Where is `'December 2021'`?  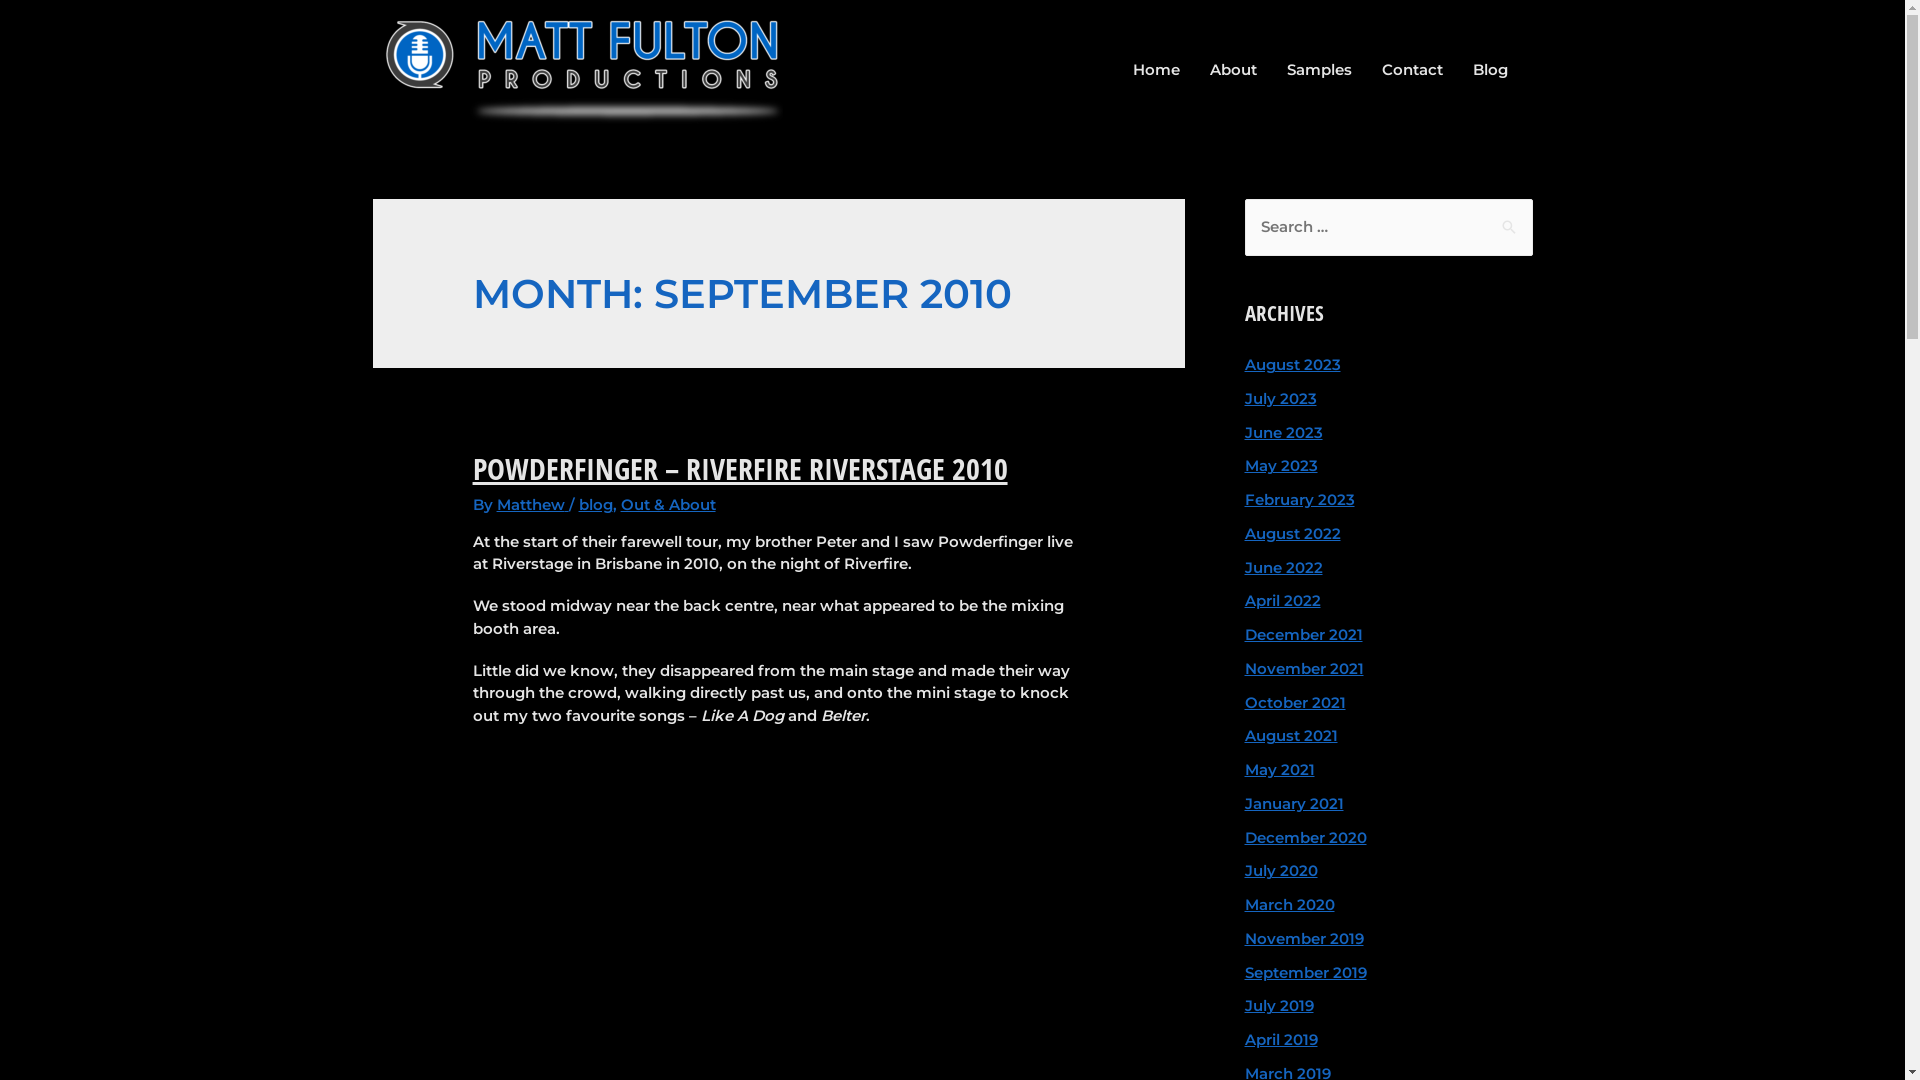 'December 2021' is located at coordinates (1302, 634).